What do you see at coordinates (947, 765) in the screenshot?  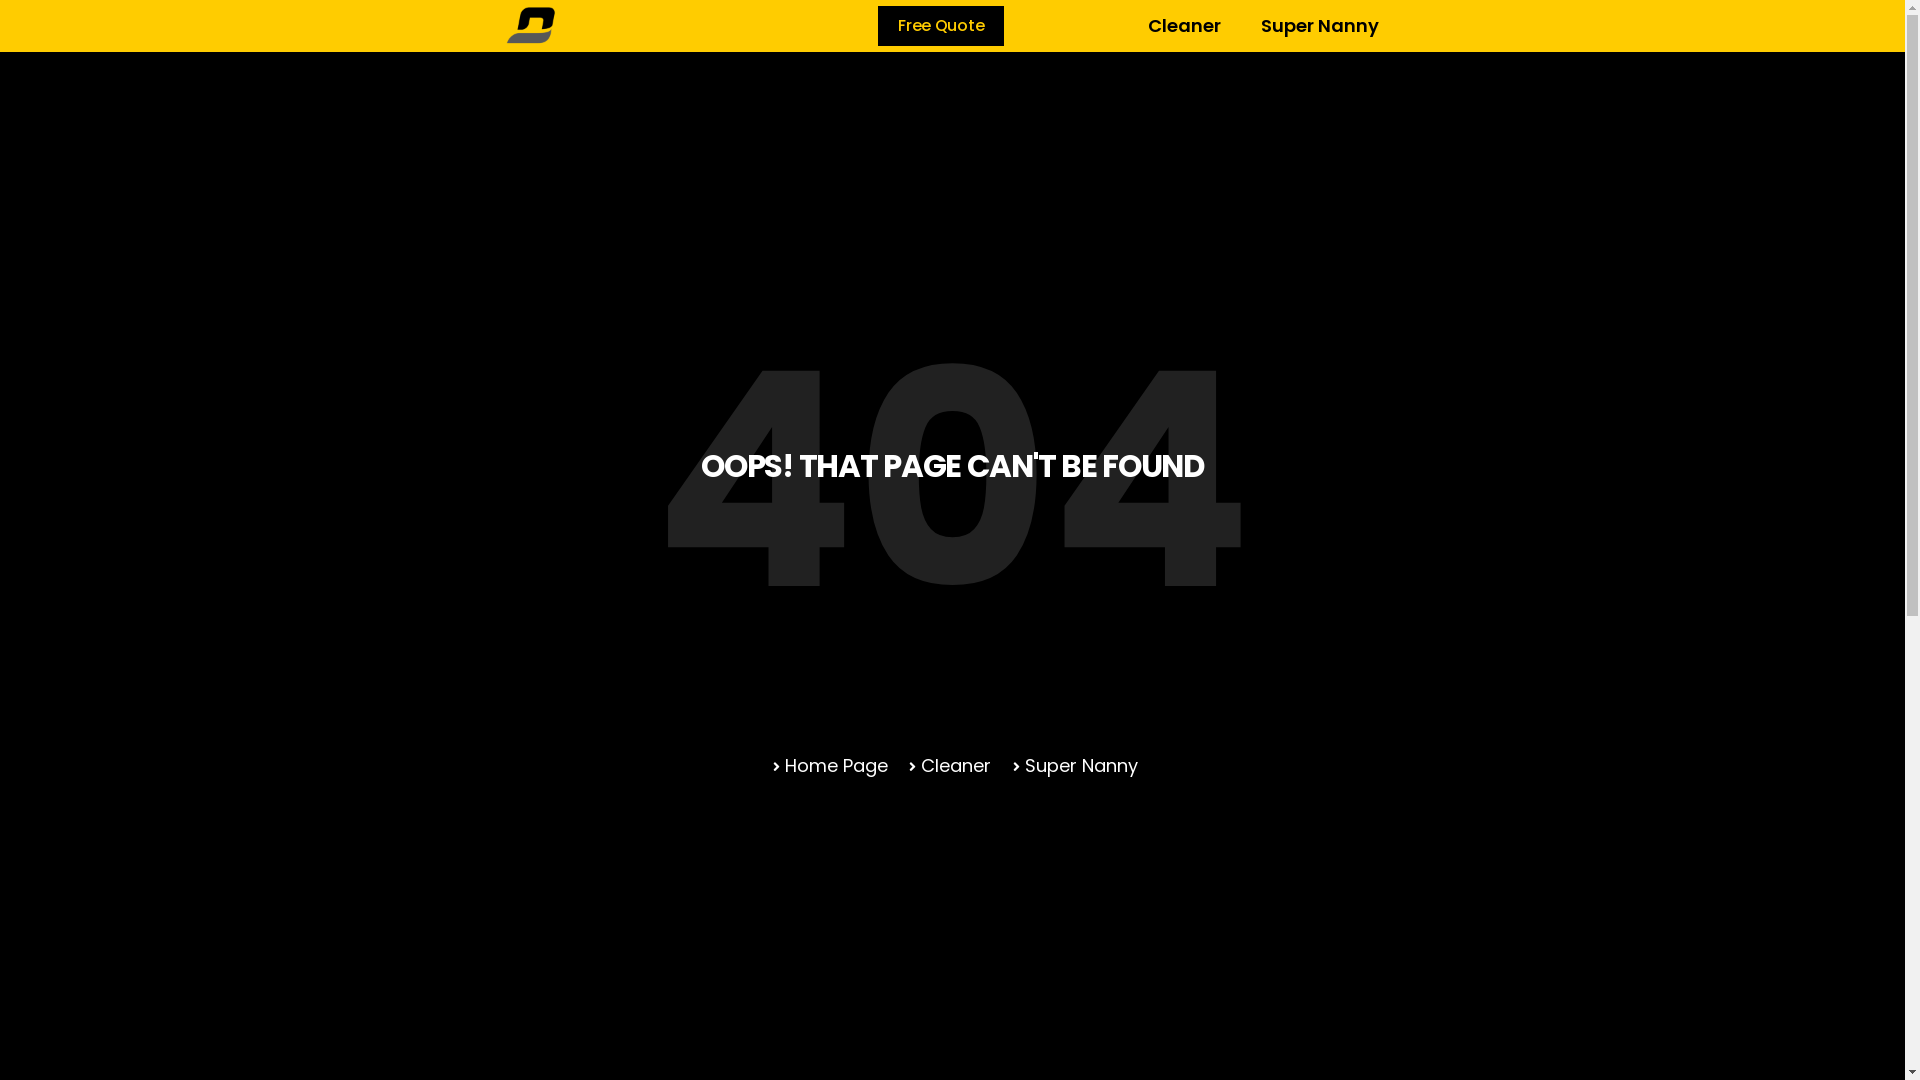 I see `'Cleaner'` at bounding box center [947, 765].